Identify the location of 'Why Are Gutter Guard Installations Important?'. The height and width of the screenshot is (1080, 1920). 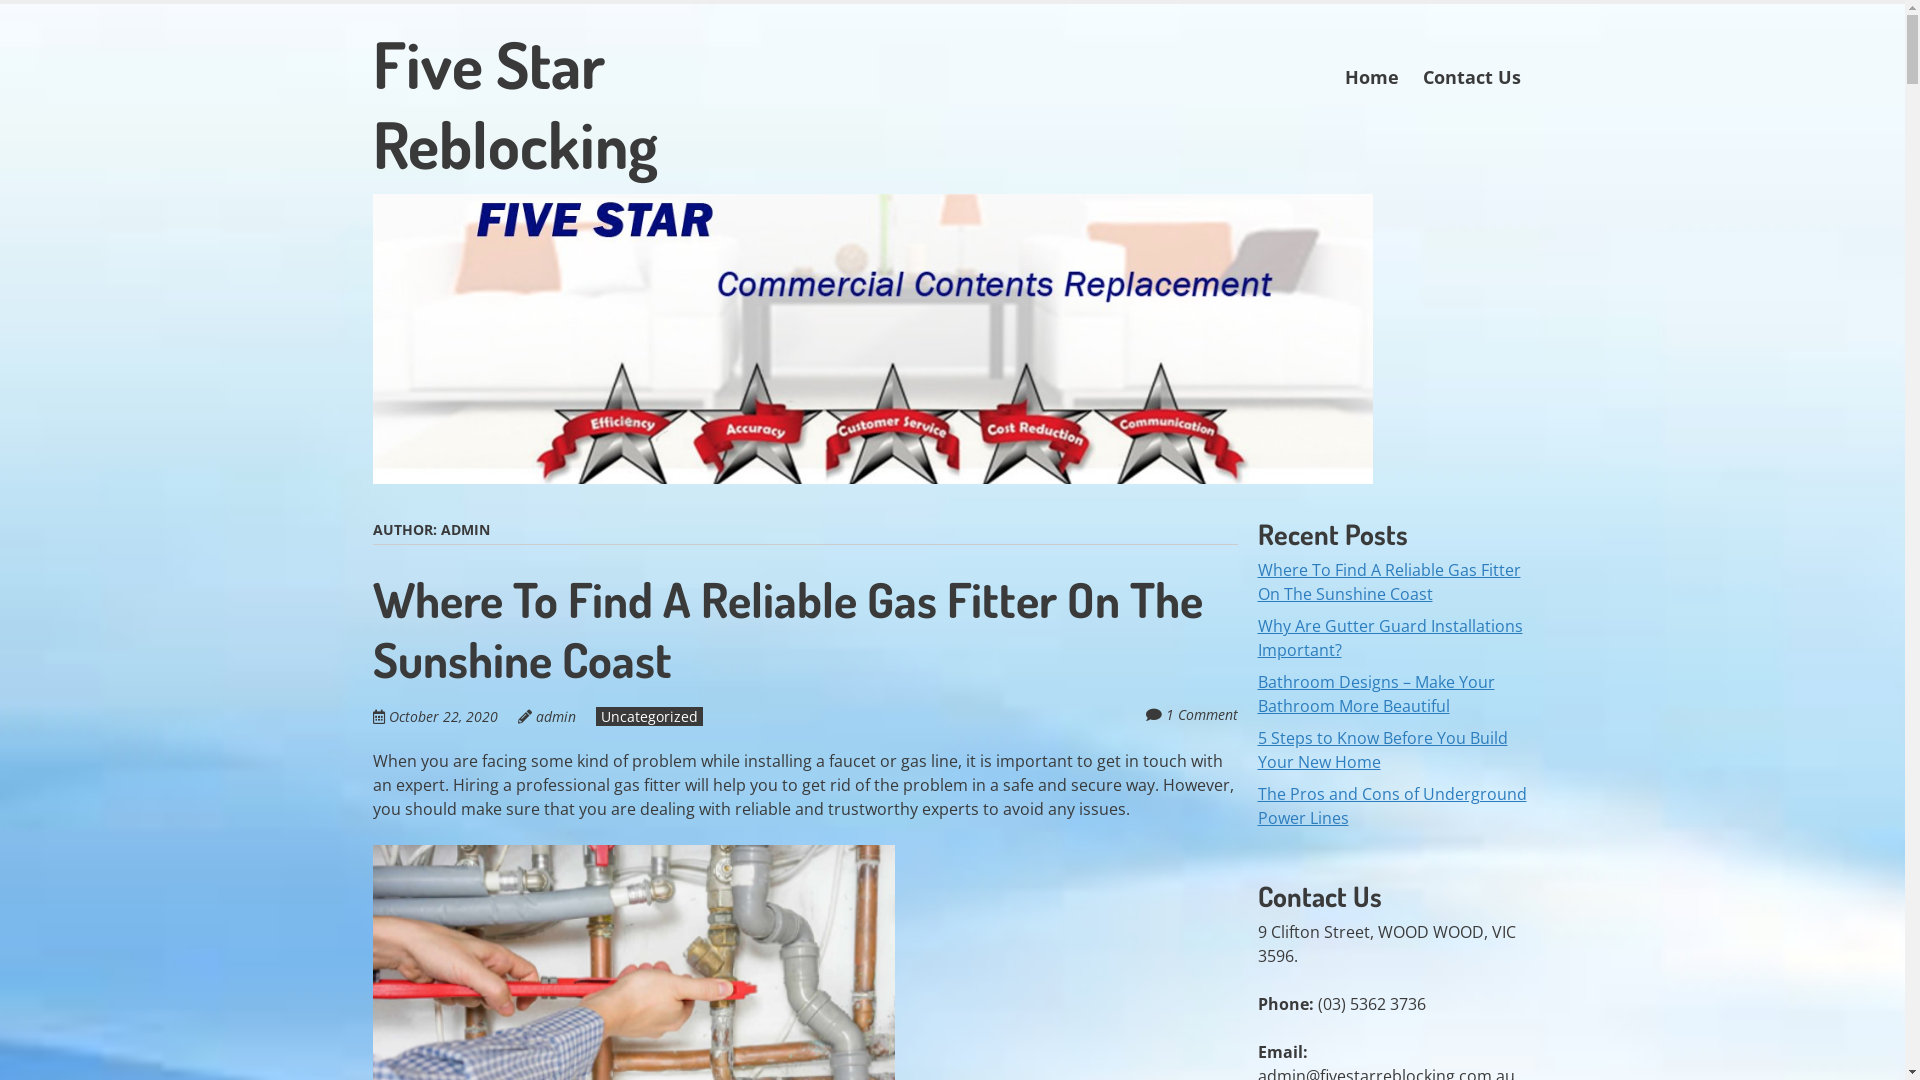
(1389, 637).